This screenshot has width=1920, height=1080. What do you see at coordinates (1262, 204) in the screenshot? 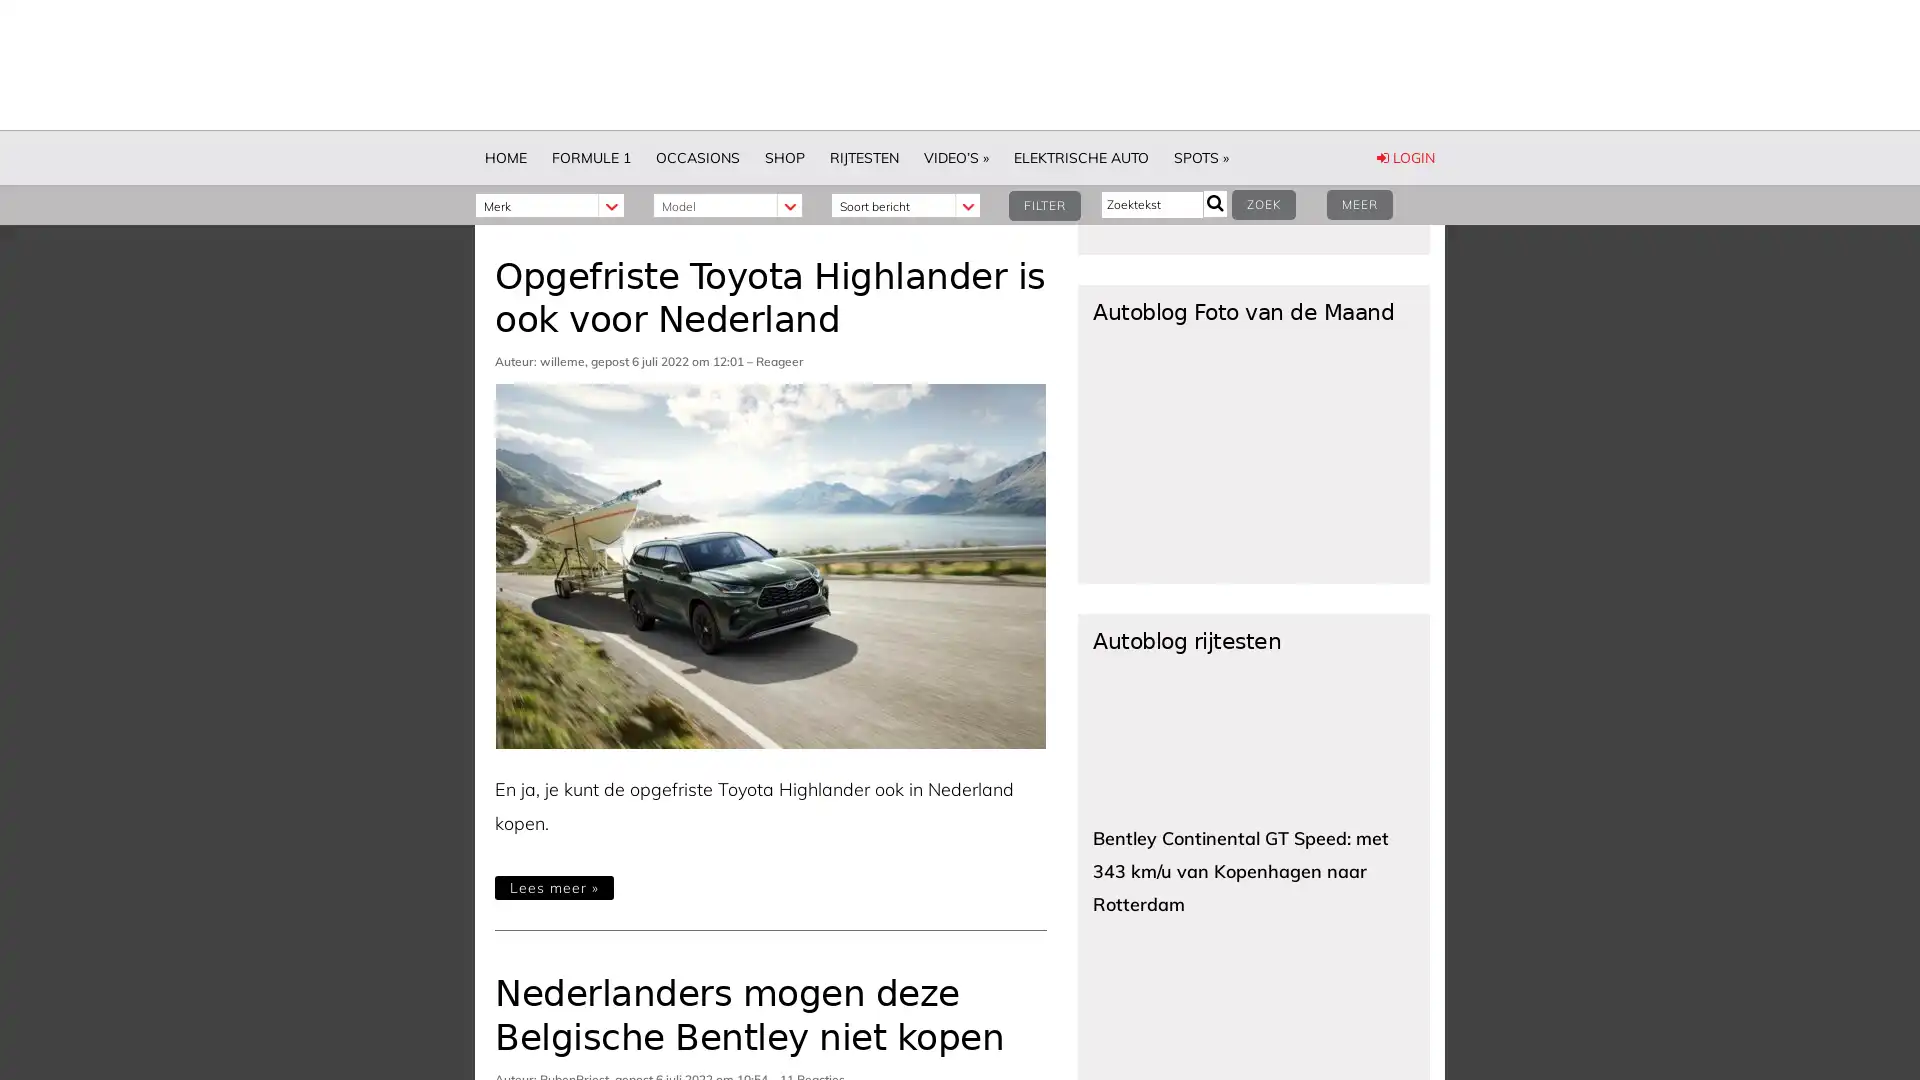
I see `ZOEK` at bounding box center [1262, 204].